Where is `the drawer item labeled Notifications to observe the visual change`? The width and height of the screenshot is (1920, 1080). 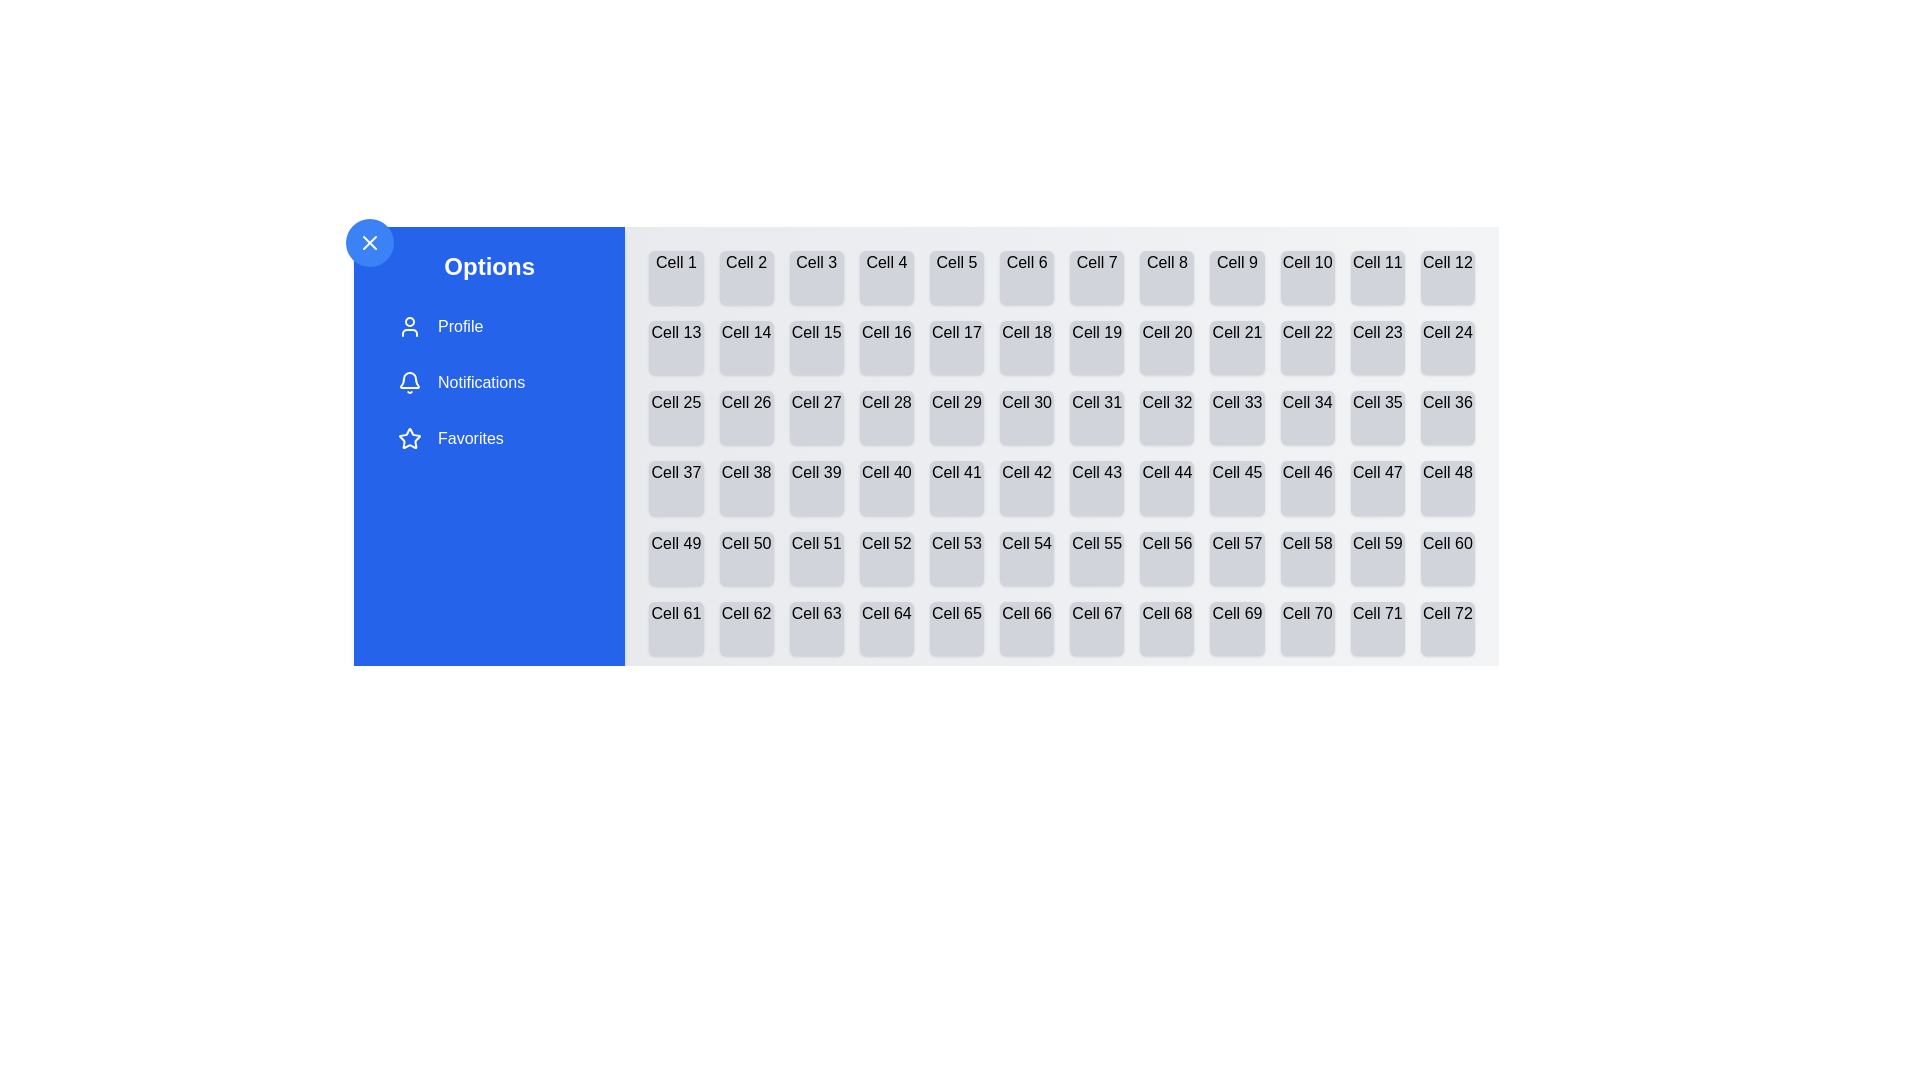 the drawer item labeled Notifications to observe the visual change is located at coordinates (489, 382).